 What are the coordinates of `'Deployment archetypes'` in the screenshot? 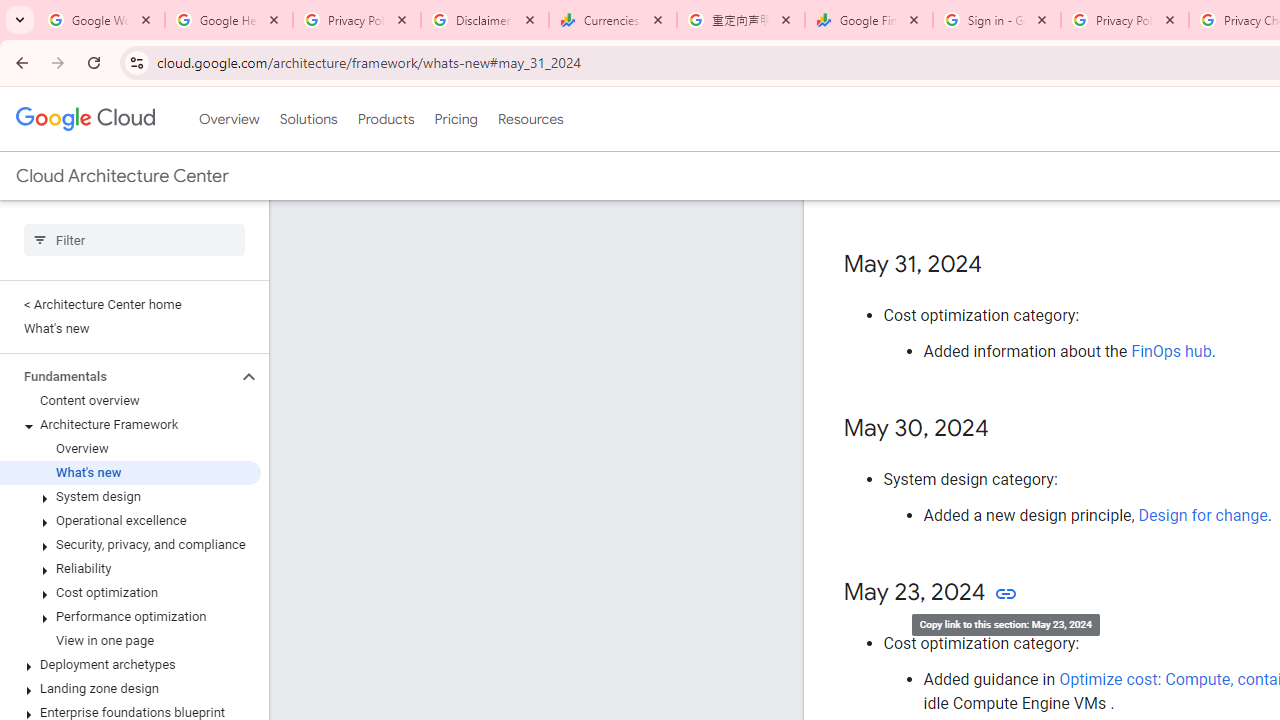 It's located at (129, 664).